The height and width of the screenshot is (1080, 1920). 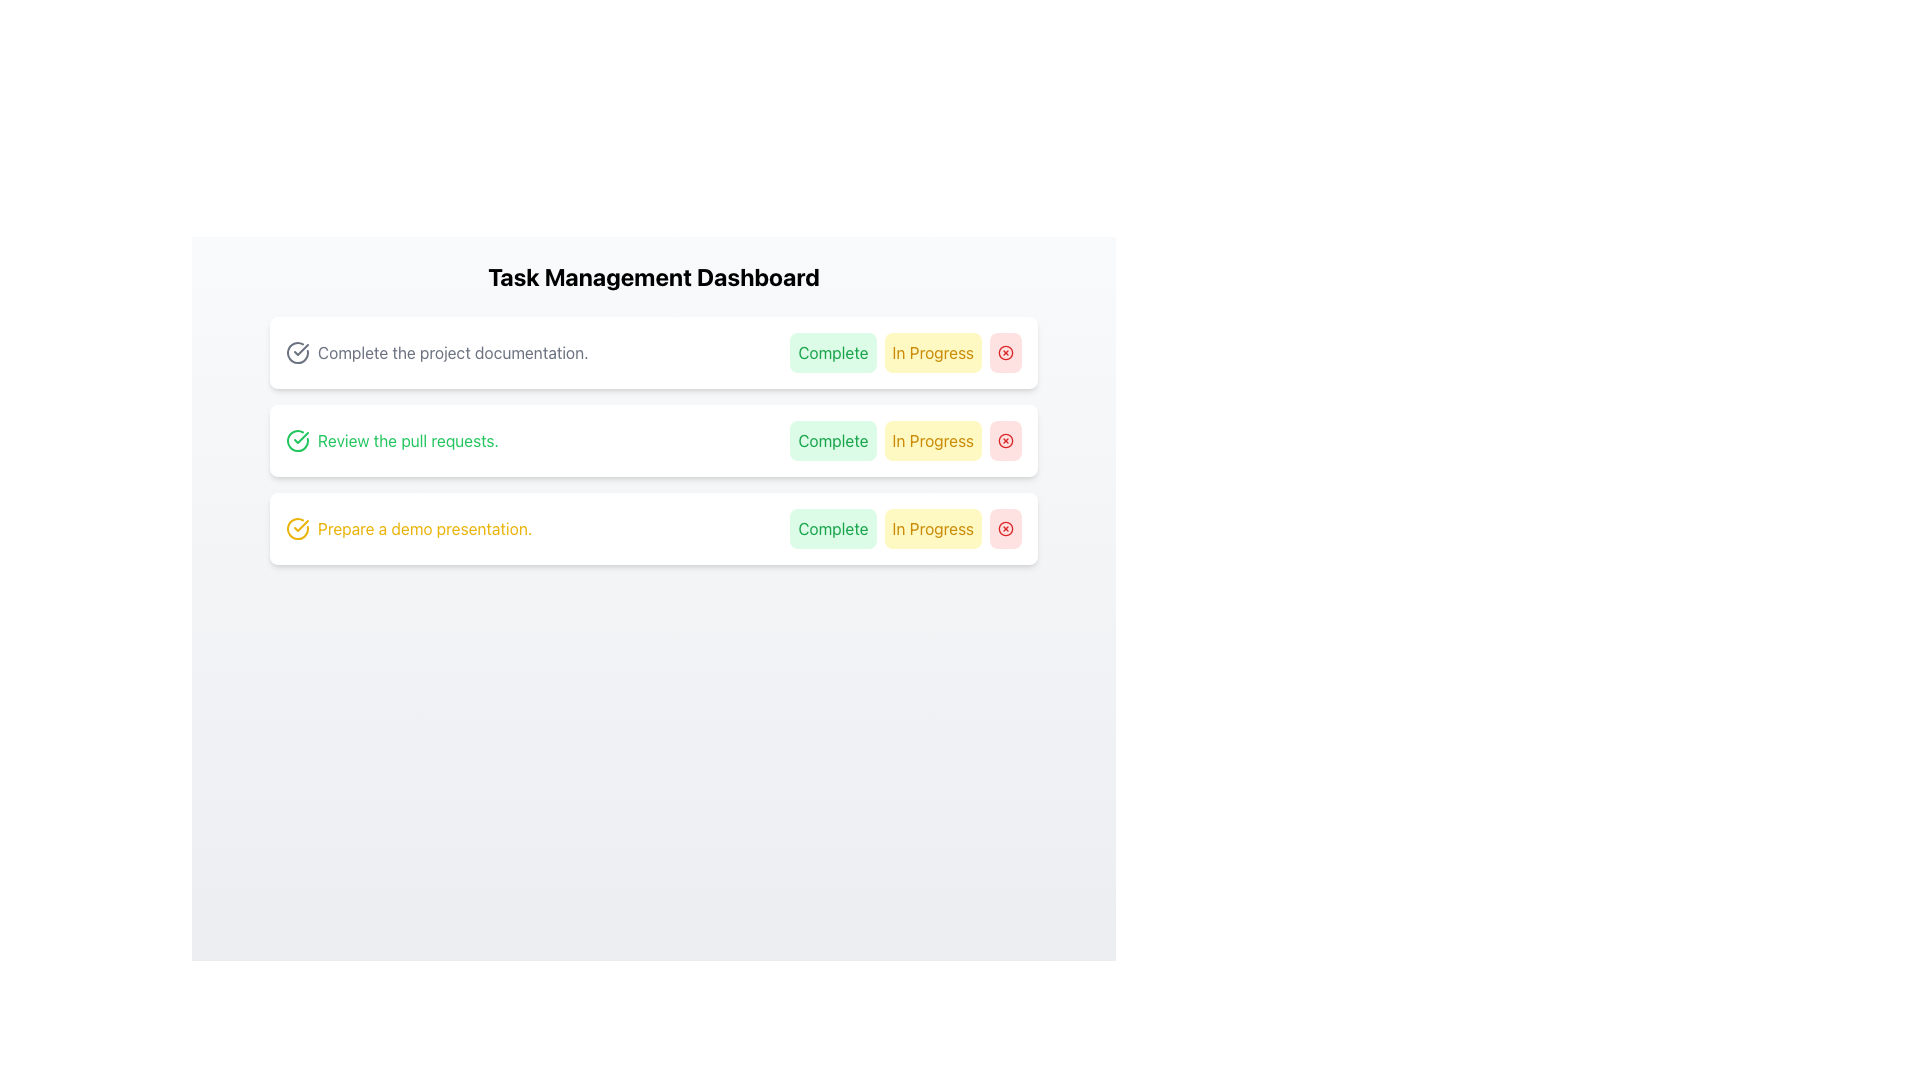 I want to click on the red circular graphic icon located to the far right of the second row in the list of task items, so click(x=1006, y=439).